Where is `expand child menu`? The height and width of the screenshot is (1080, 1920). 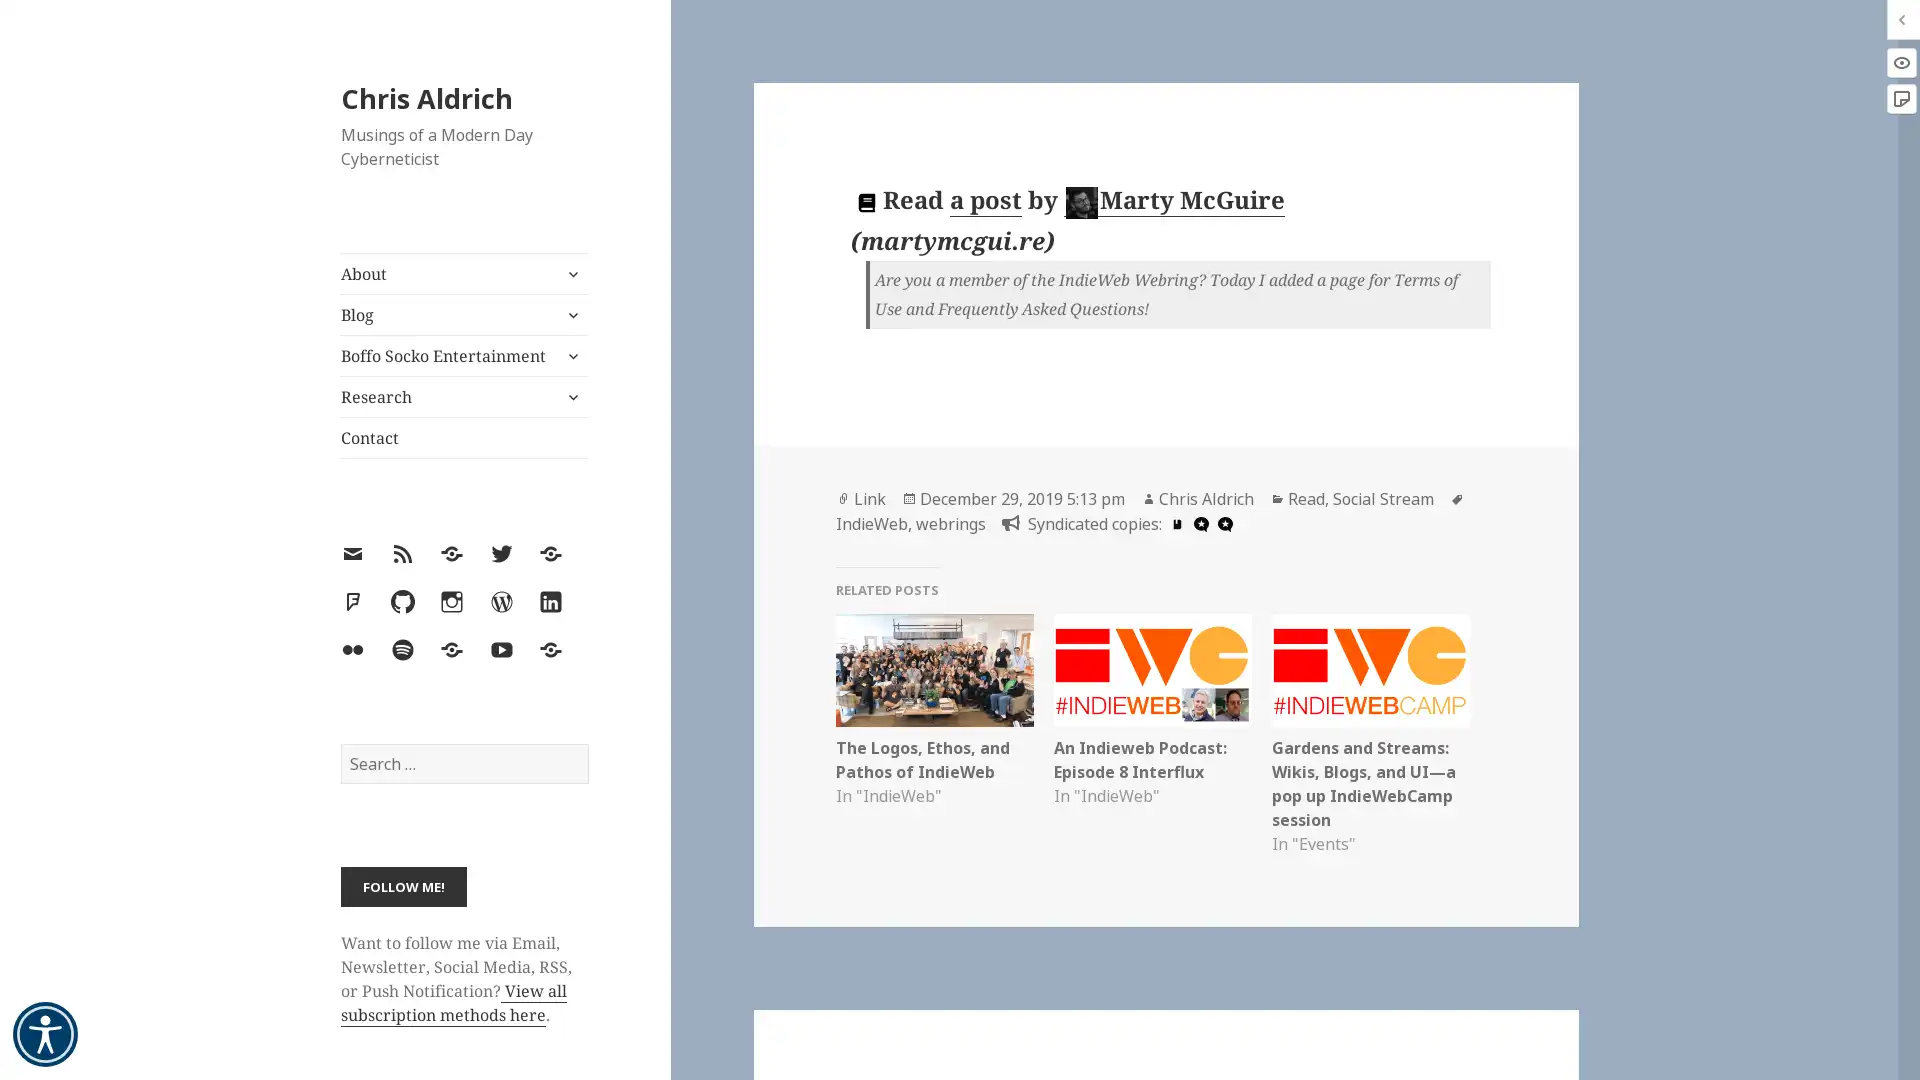 expand child menu is located at coordinates (570, 397).